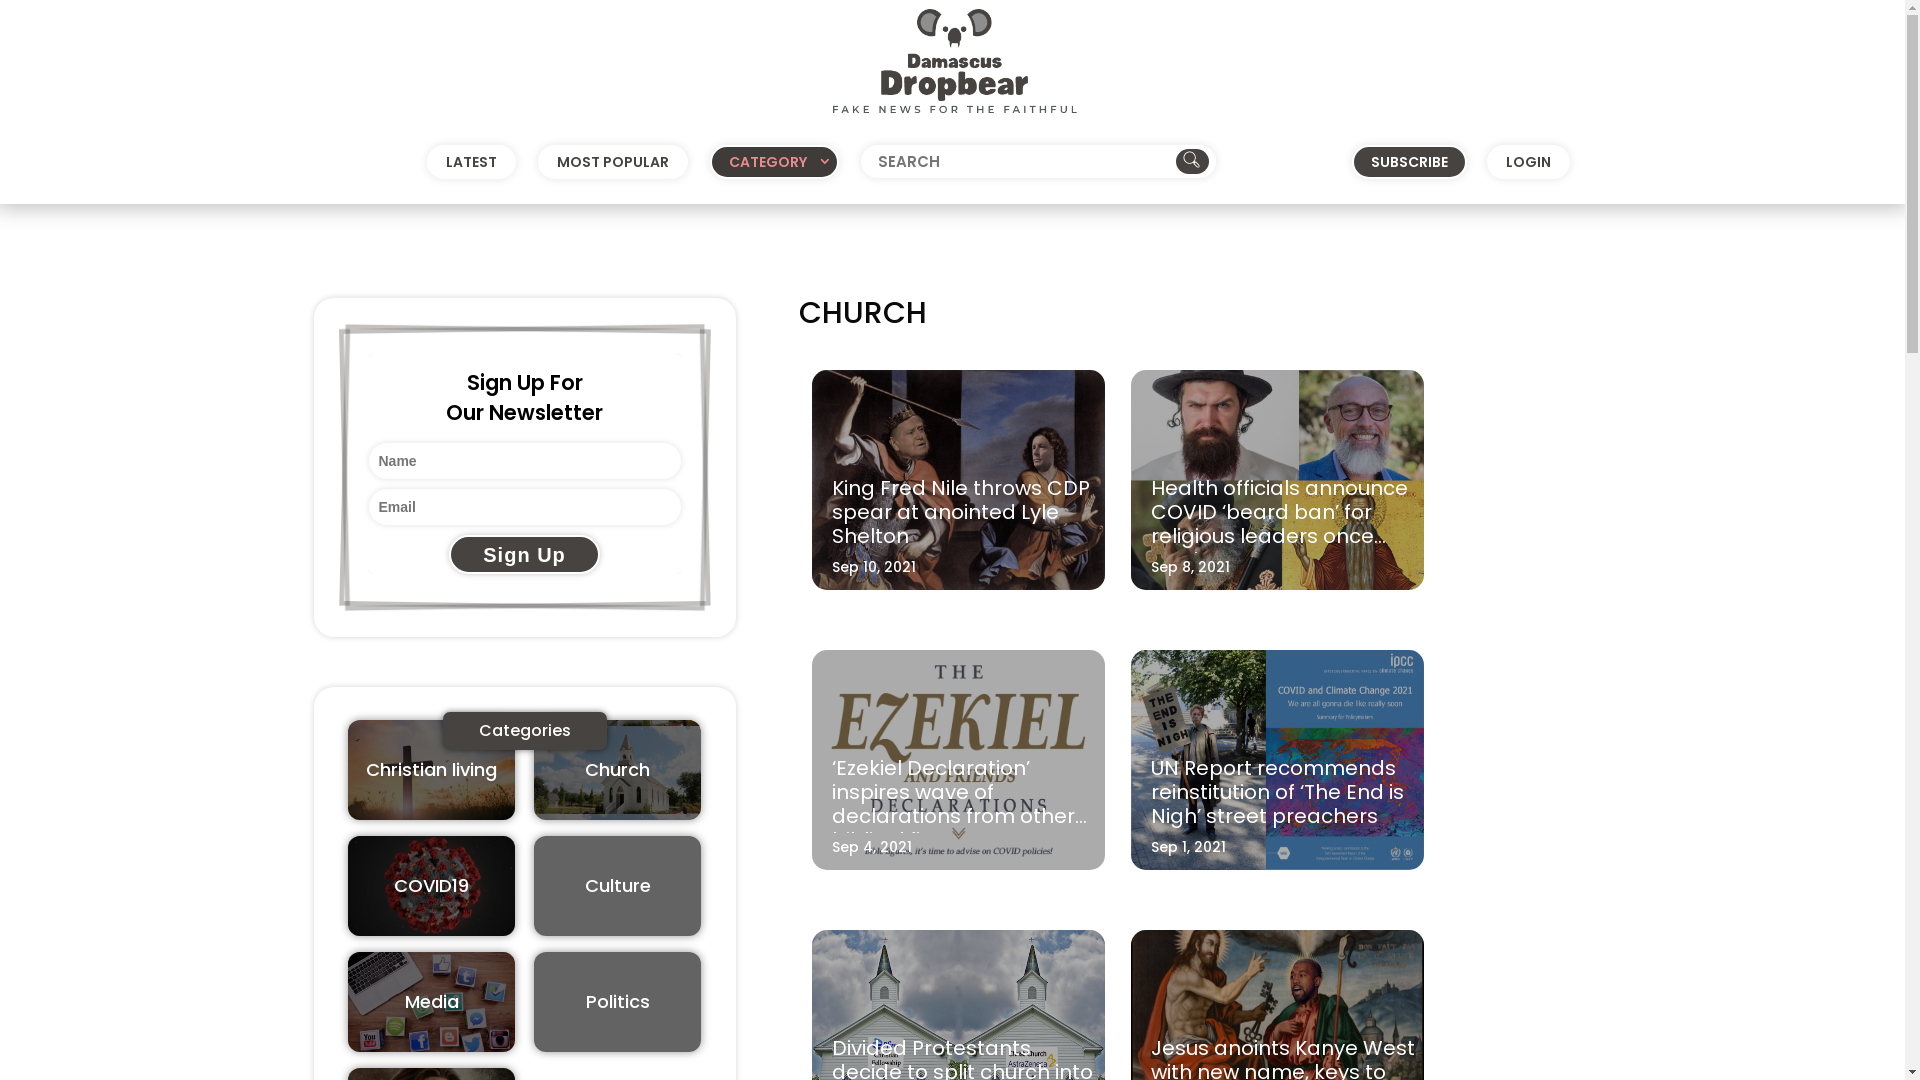  Describe the element at coordinates (470, 161) in the screenshot. I see `'LATEST'` at that location.